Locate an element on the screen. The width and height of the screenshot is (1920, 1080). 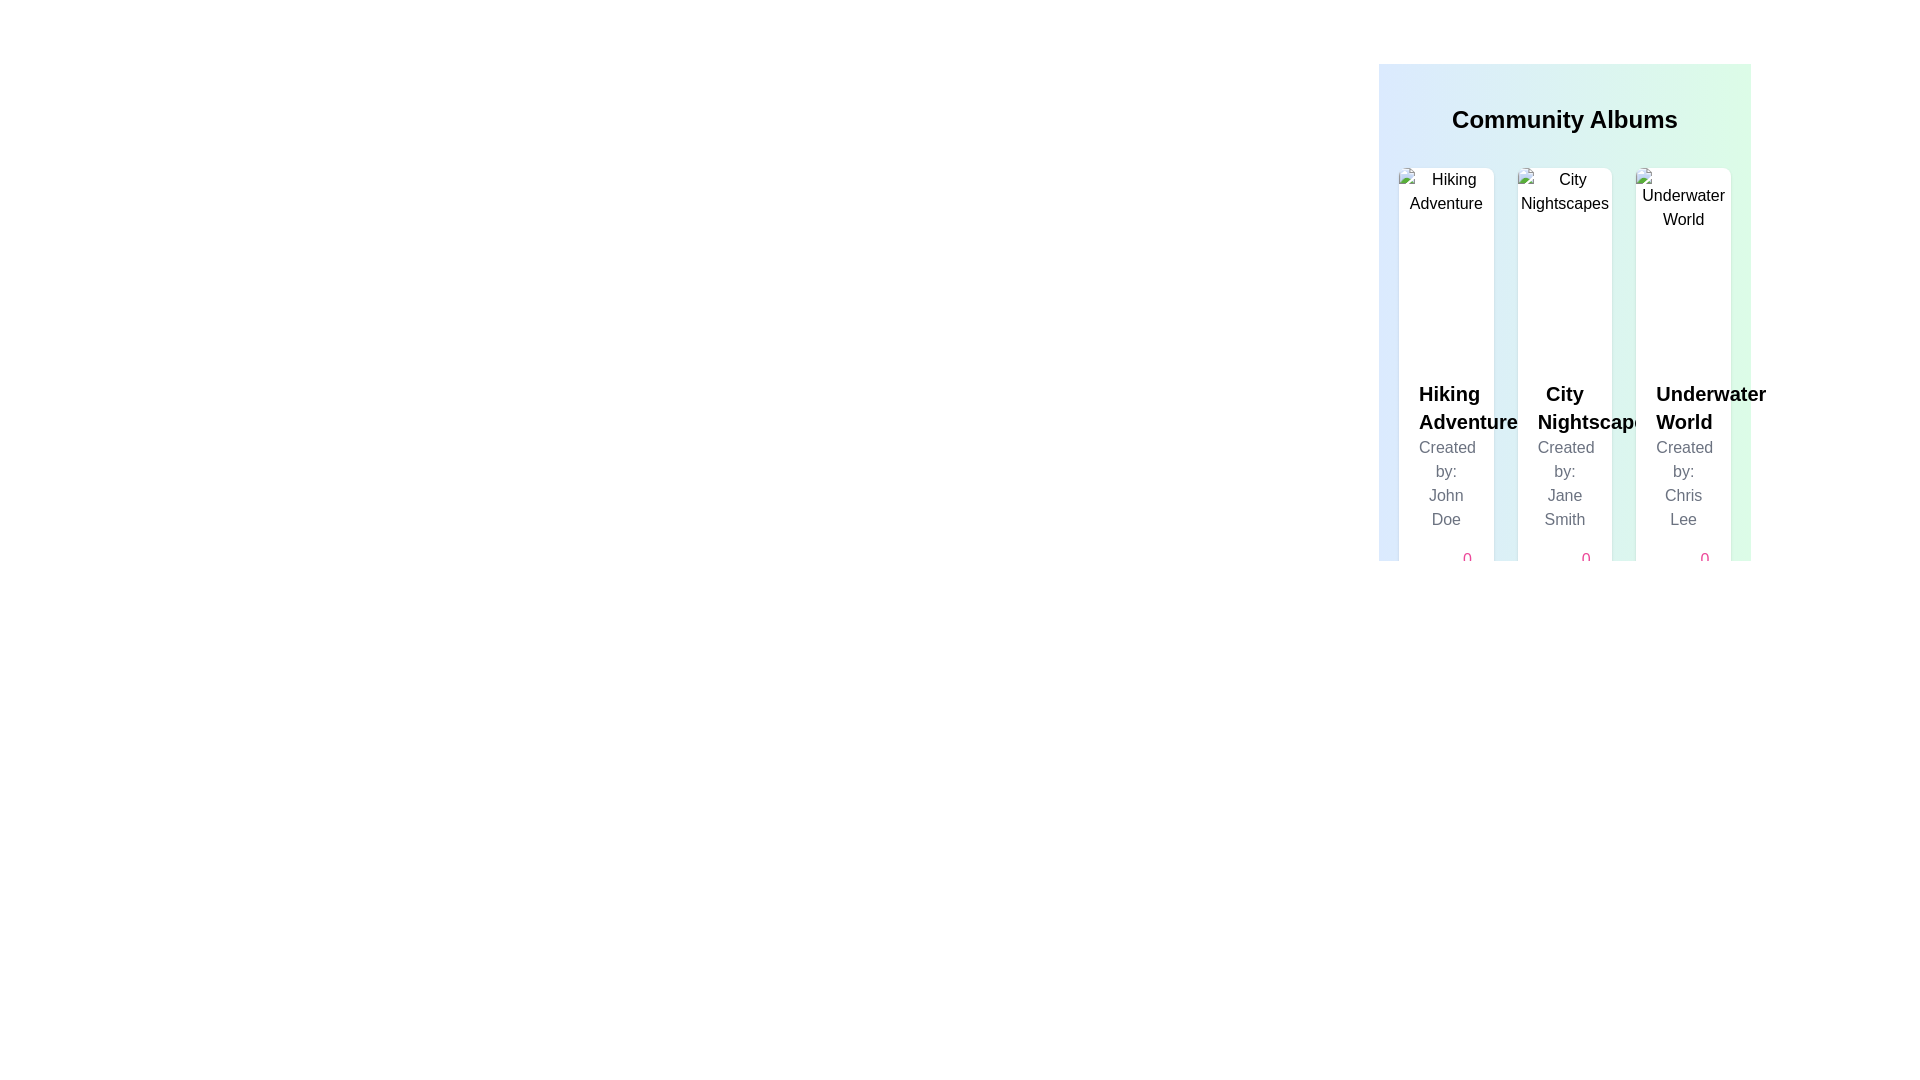
the like button located on the left side of the row, which allows users to like a post and changes color upon interaction is located at coordinates (1453, 571).